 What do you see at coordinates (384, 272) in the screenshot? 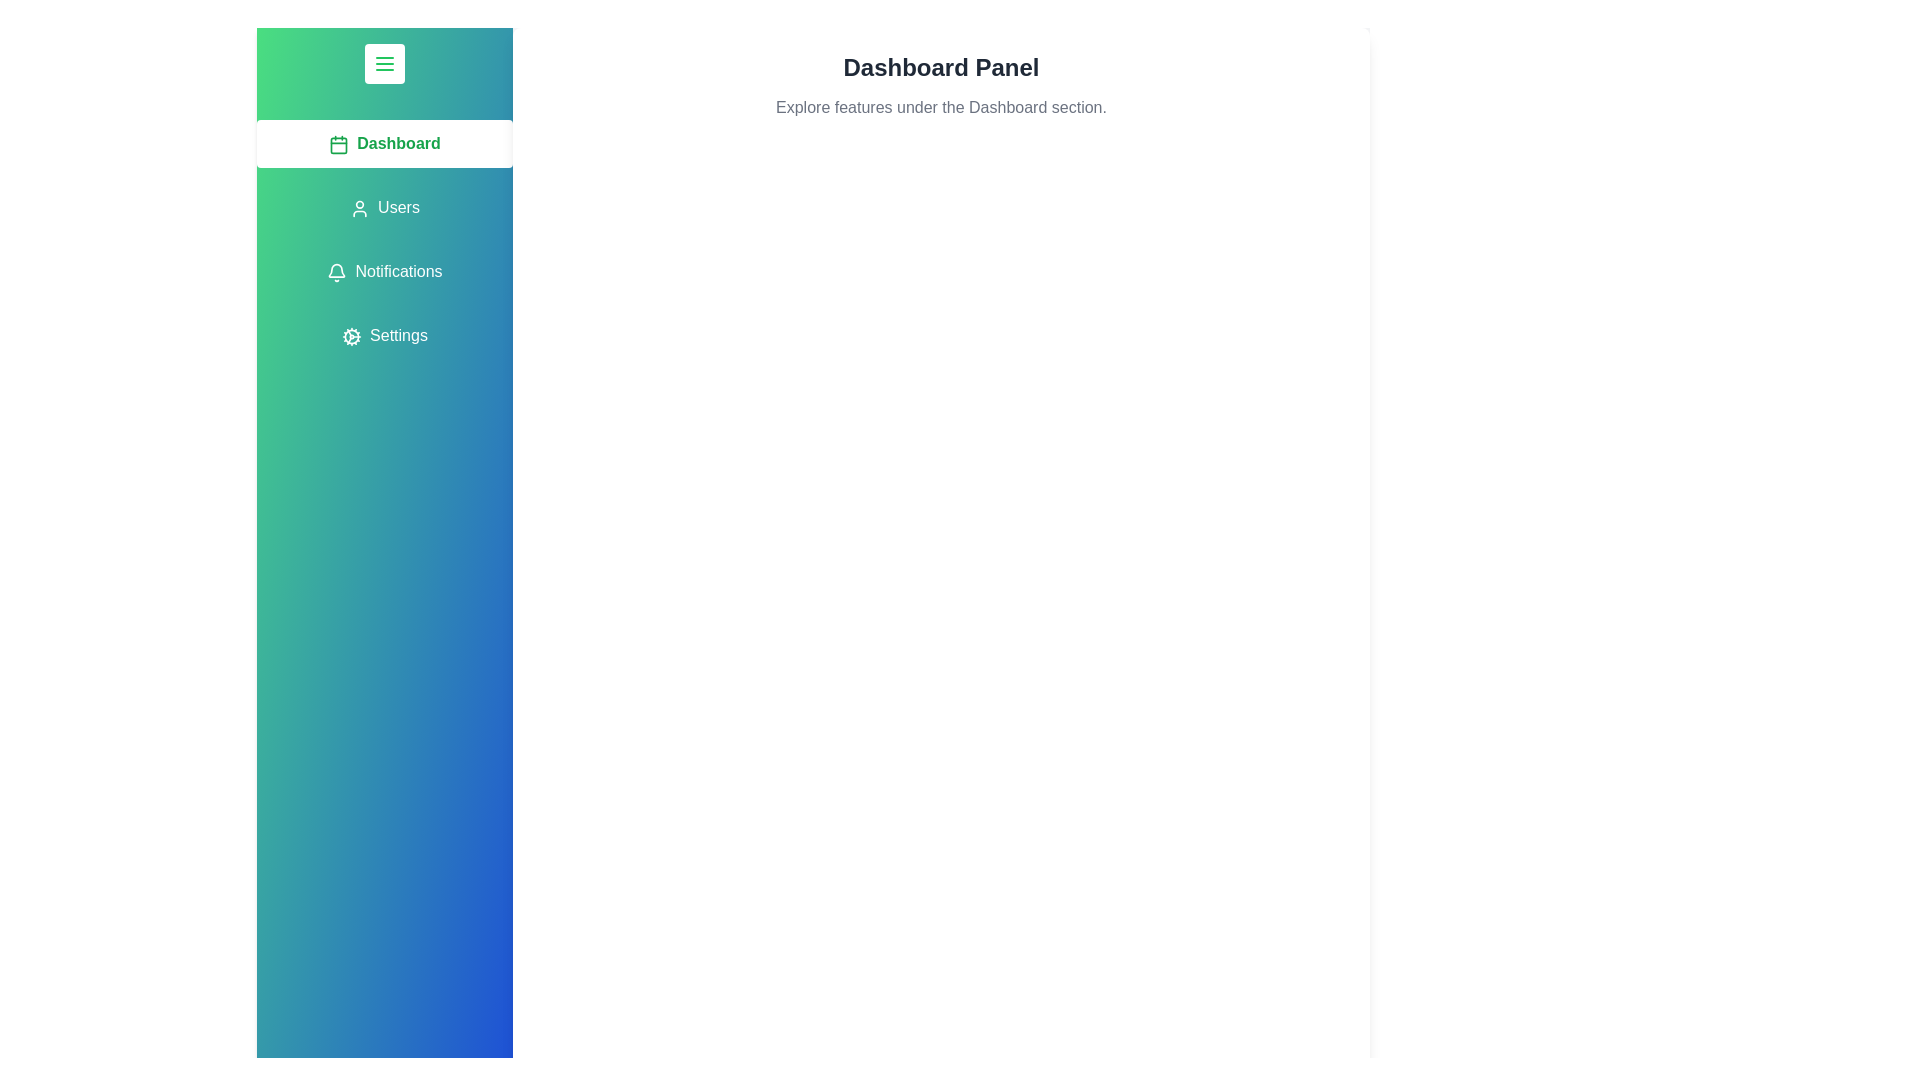
I see `the tab labeled Notifications to observe its hover effect` at bounding box center [384, 272].